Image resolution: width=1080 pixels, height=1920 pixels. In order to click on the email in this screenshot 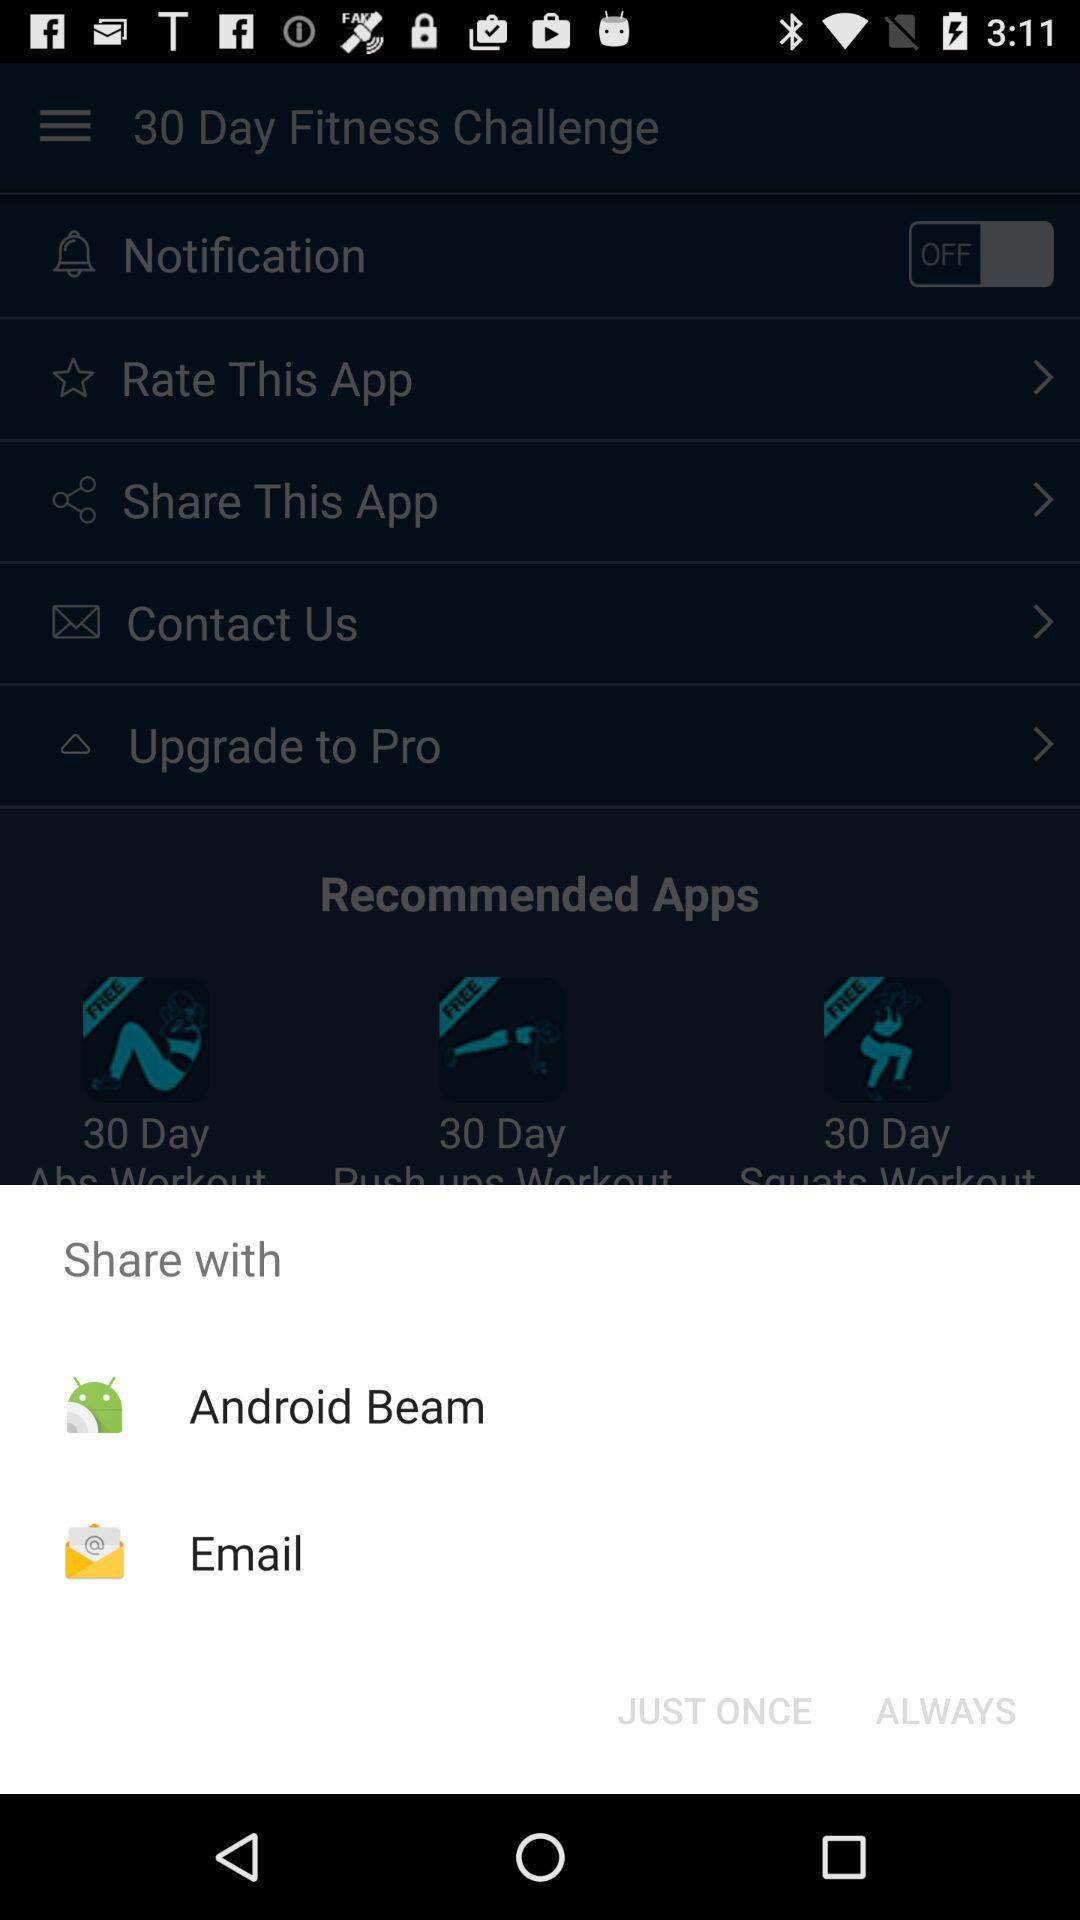, I will do `click(245, 1551)`.